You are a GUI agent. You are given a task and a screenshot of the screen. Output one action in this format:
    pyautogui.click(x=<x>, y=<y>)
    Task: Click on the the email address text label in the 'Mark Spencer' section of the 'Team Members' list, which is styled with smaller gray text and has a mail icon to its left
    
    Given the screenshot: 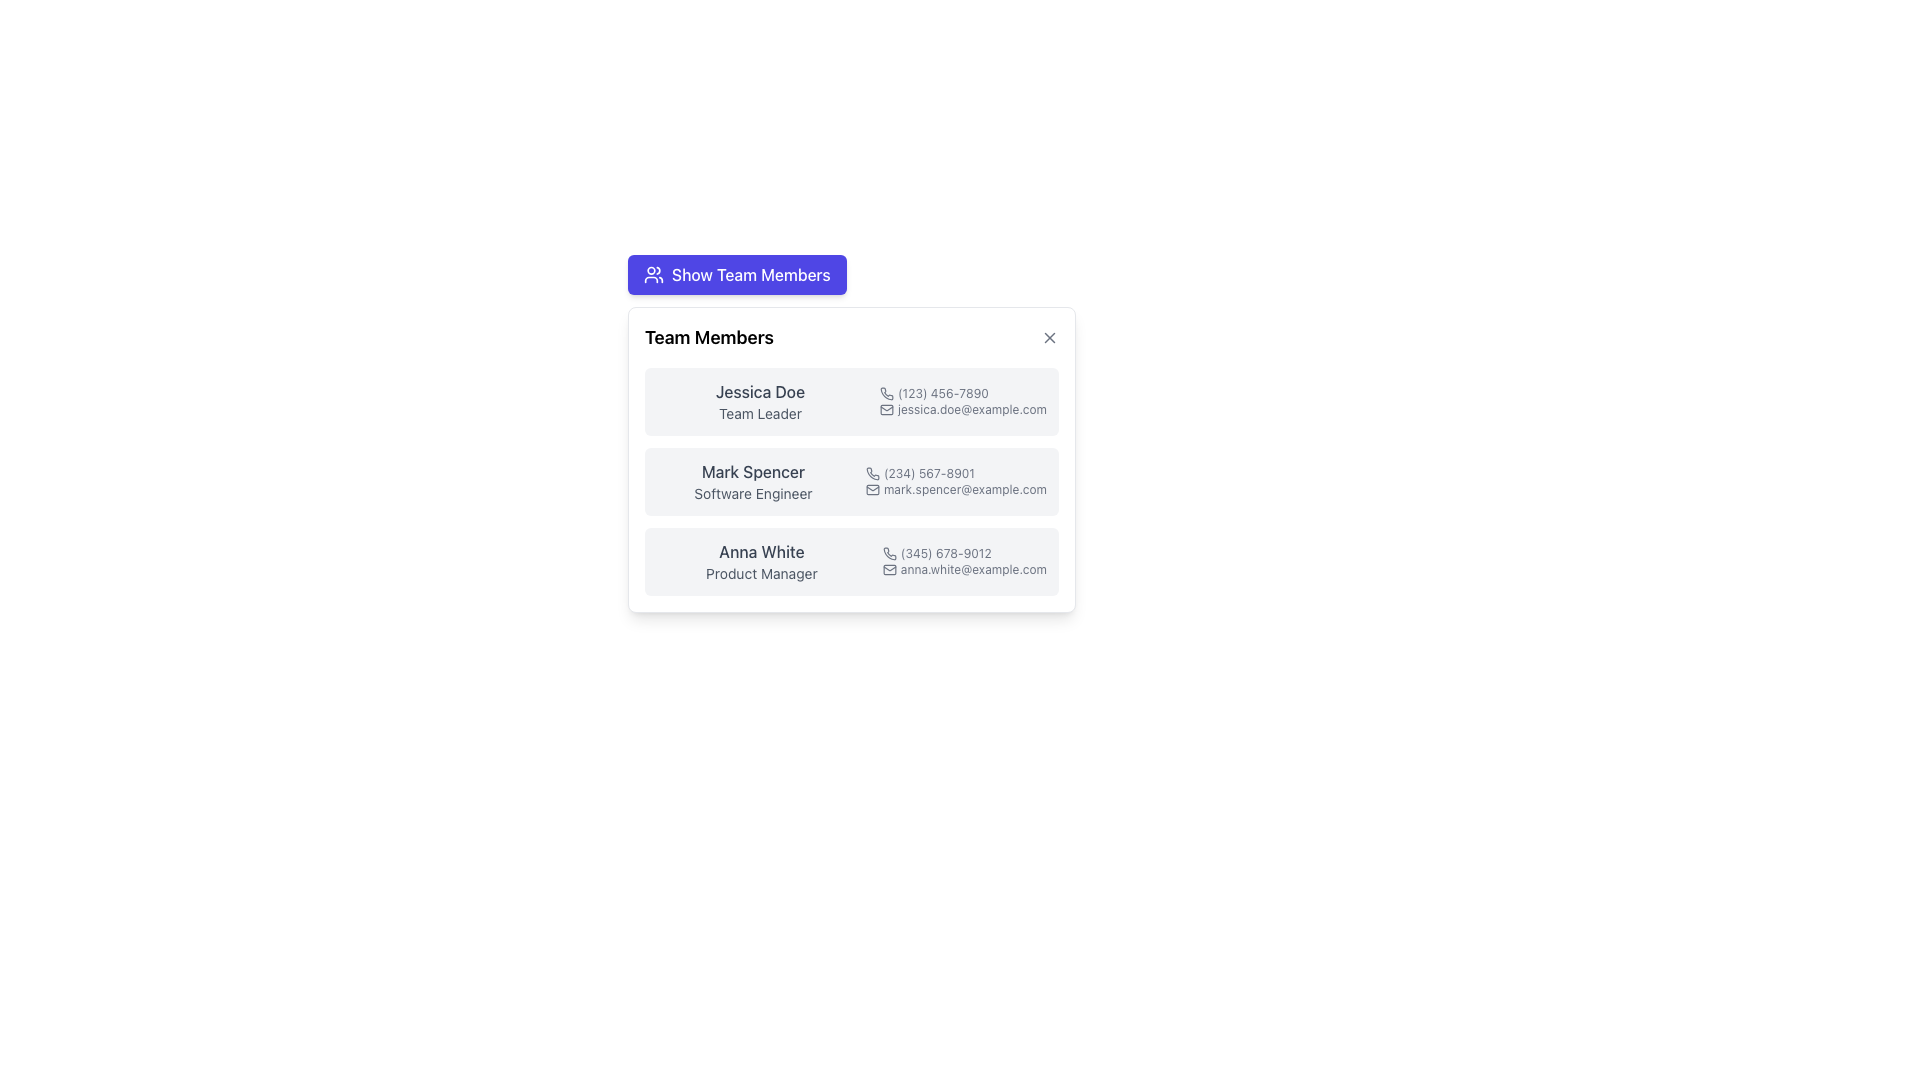 What is the action you would take?
    pyautogui.click(x=955, y=489)
    